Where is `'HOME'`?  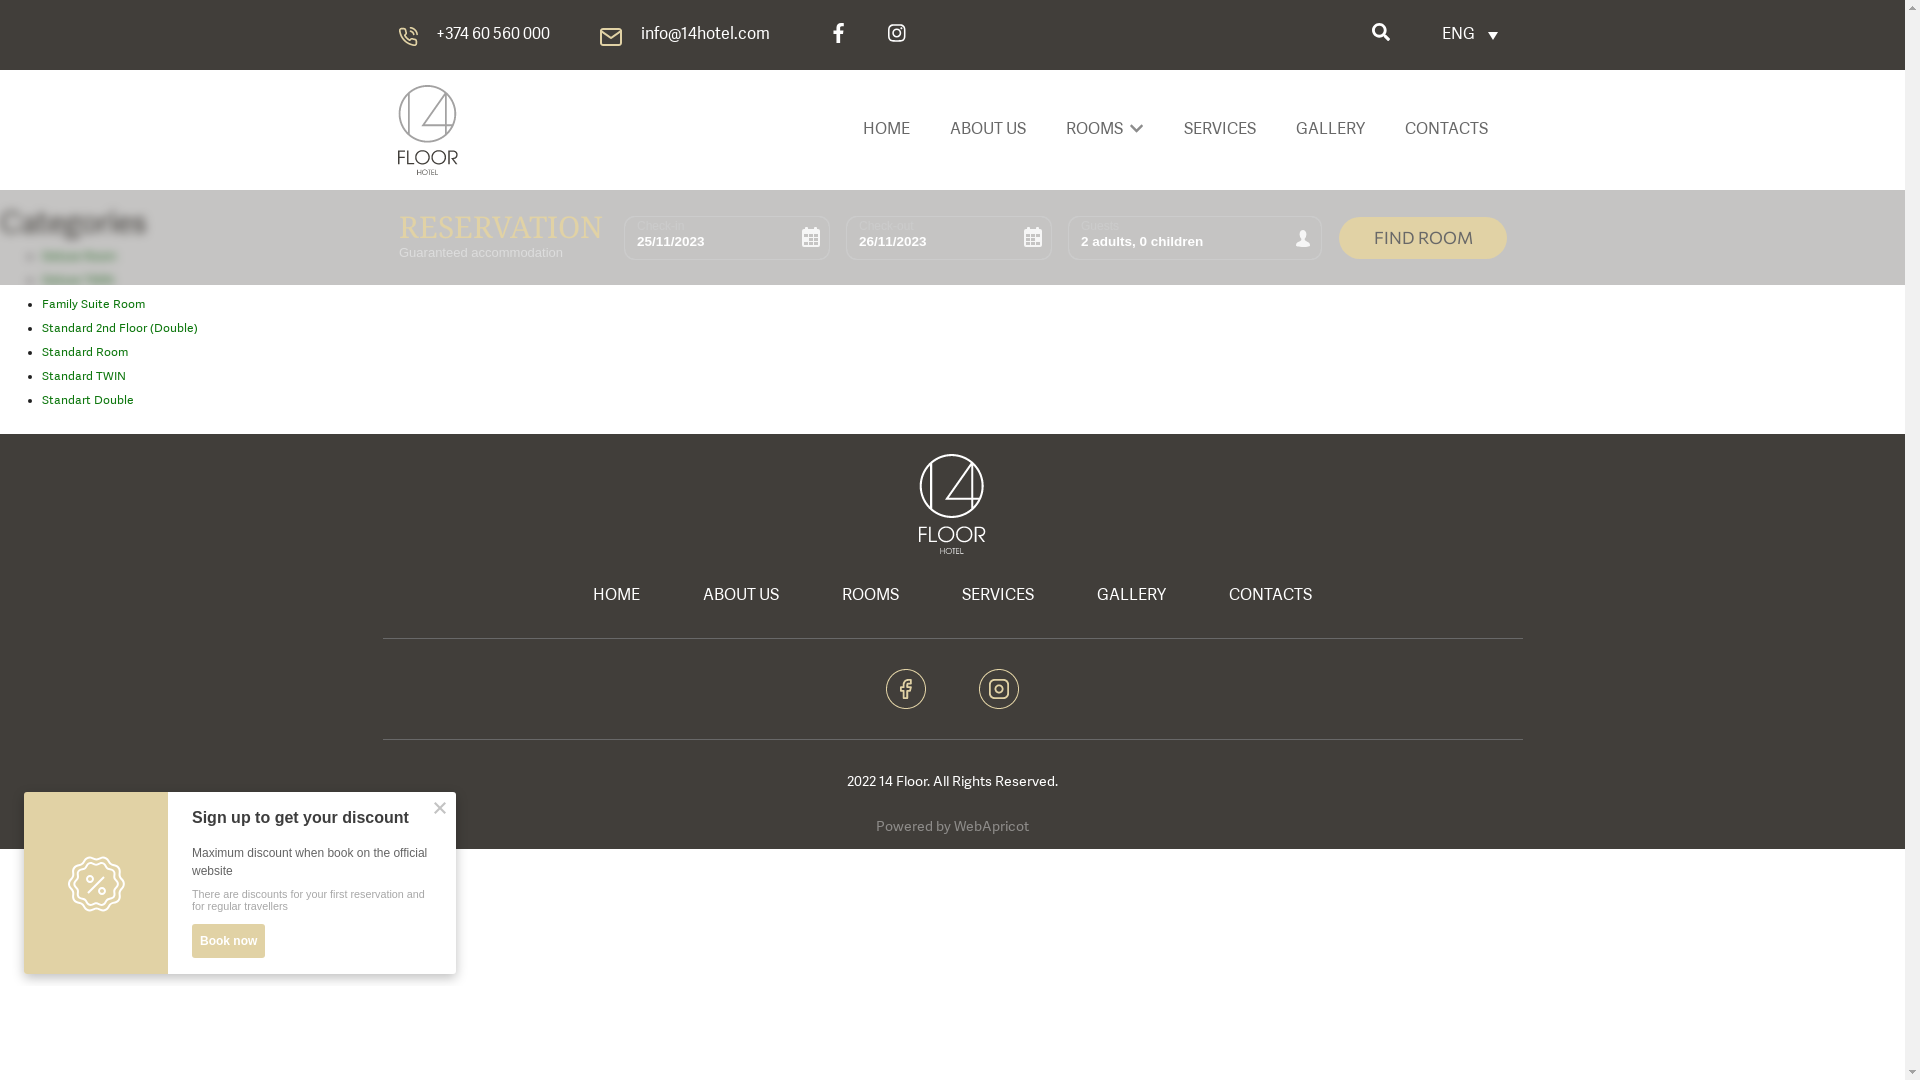 'HOME' is located at coordinates (615, 595).